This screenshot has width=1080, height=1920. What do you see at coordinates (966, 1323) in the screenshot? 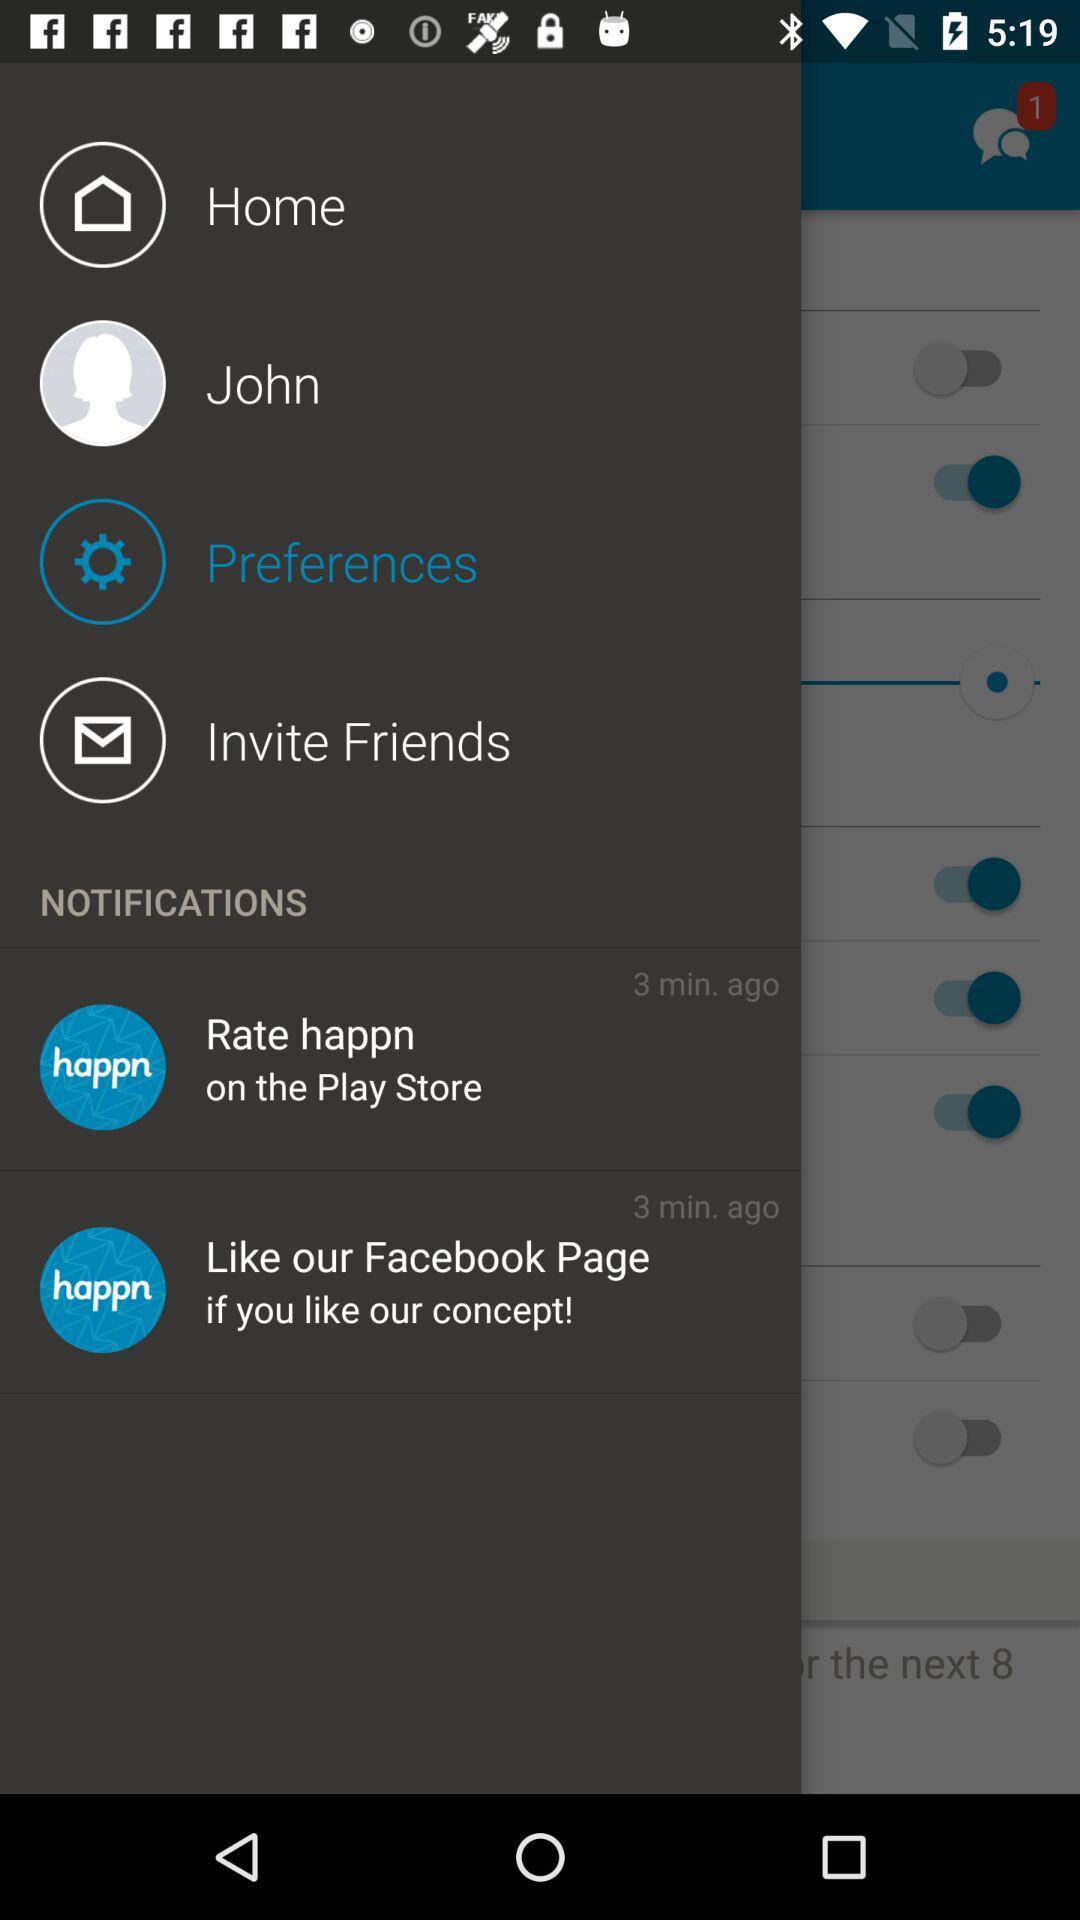
I see `the on and off button which is bottom right corner of second one` at bounding box center [966, 1323].